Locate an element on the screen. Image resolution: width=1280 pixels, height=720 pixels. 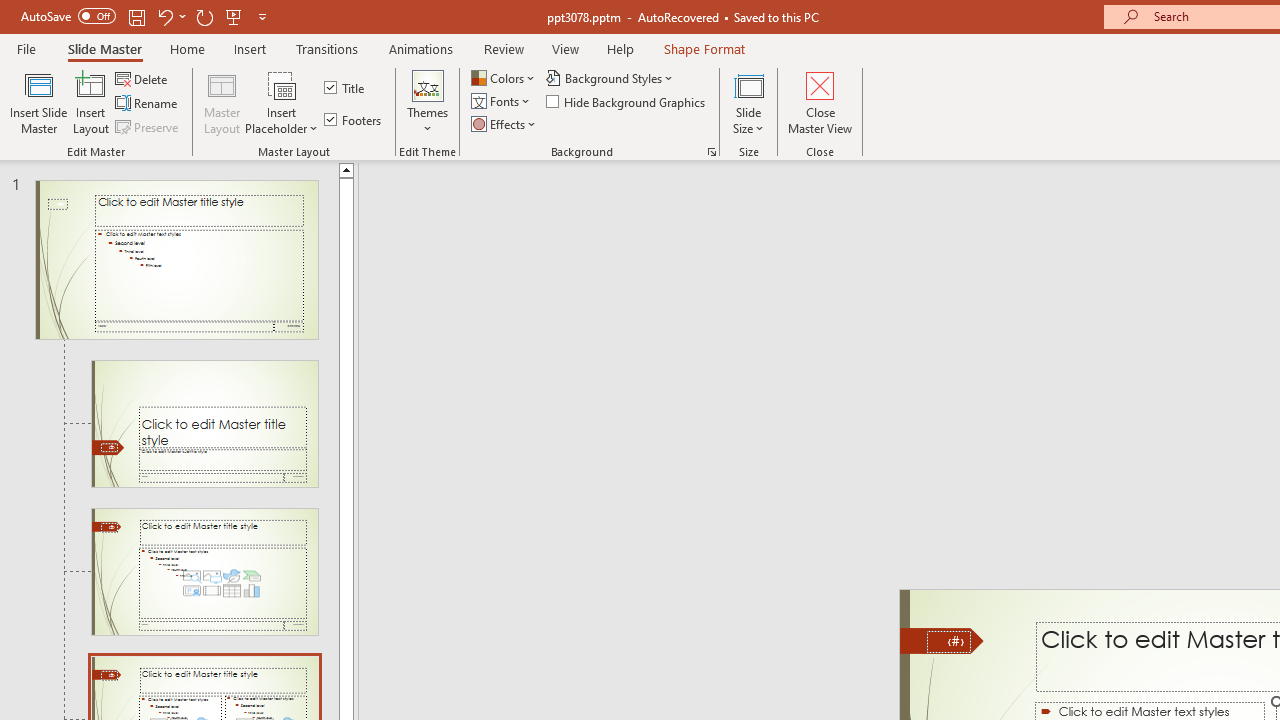
'Close Master View' is located at coordinates (820, 103).